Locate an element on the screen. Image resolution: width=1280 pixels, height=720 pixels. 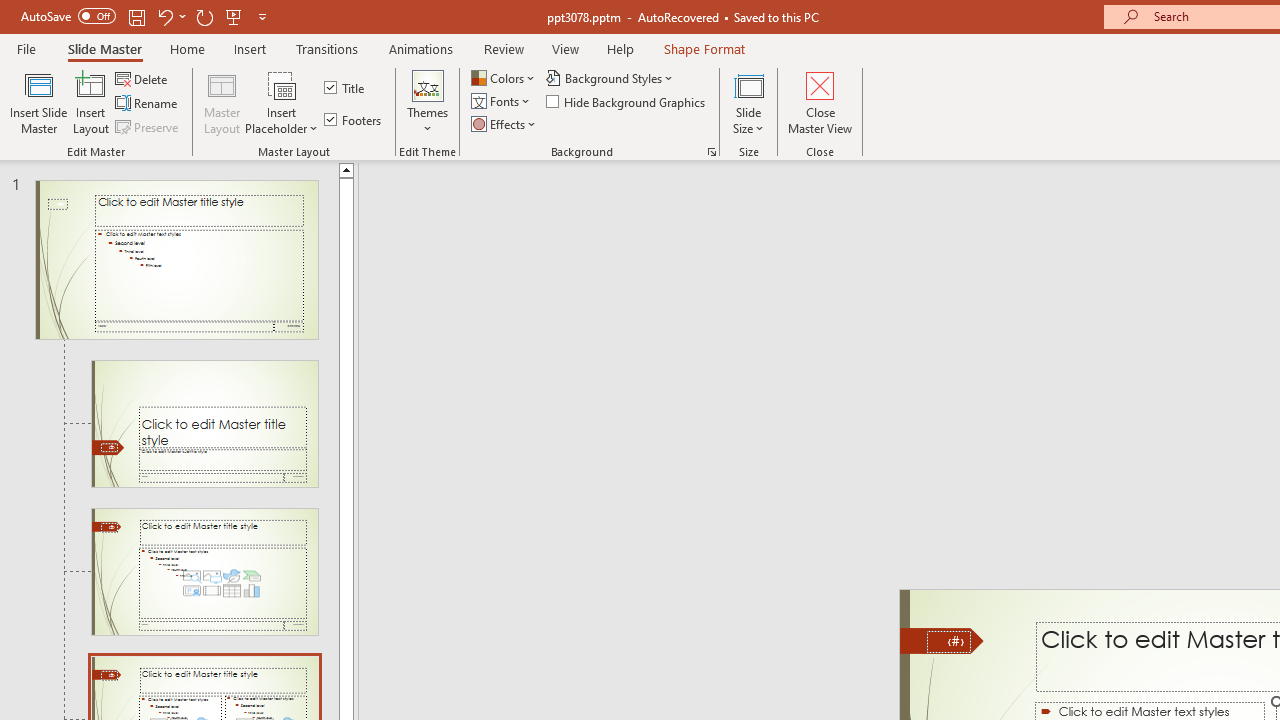
'Close Master View' is located at coordinates (820, 103).